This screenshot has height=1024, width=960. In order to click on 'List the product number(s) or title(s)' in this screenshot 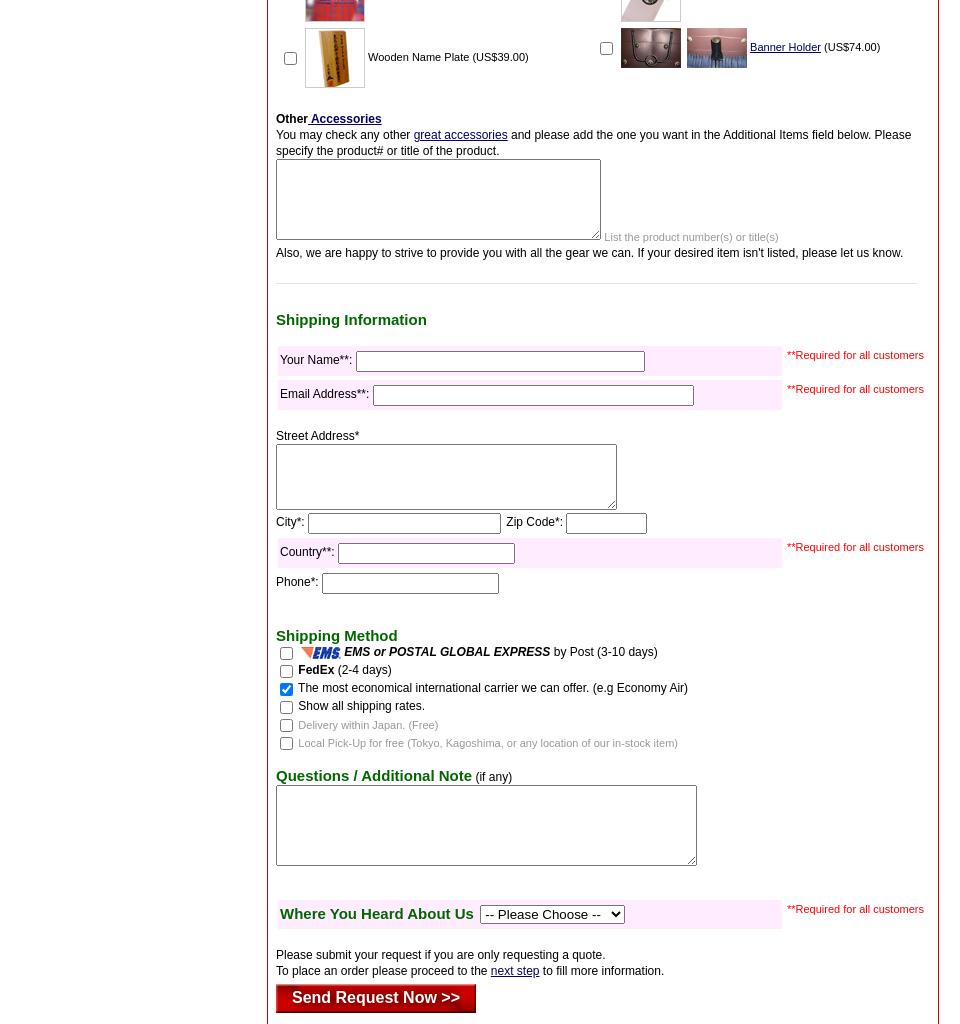, I will do `click(691, 235)`.